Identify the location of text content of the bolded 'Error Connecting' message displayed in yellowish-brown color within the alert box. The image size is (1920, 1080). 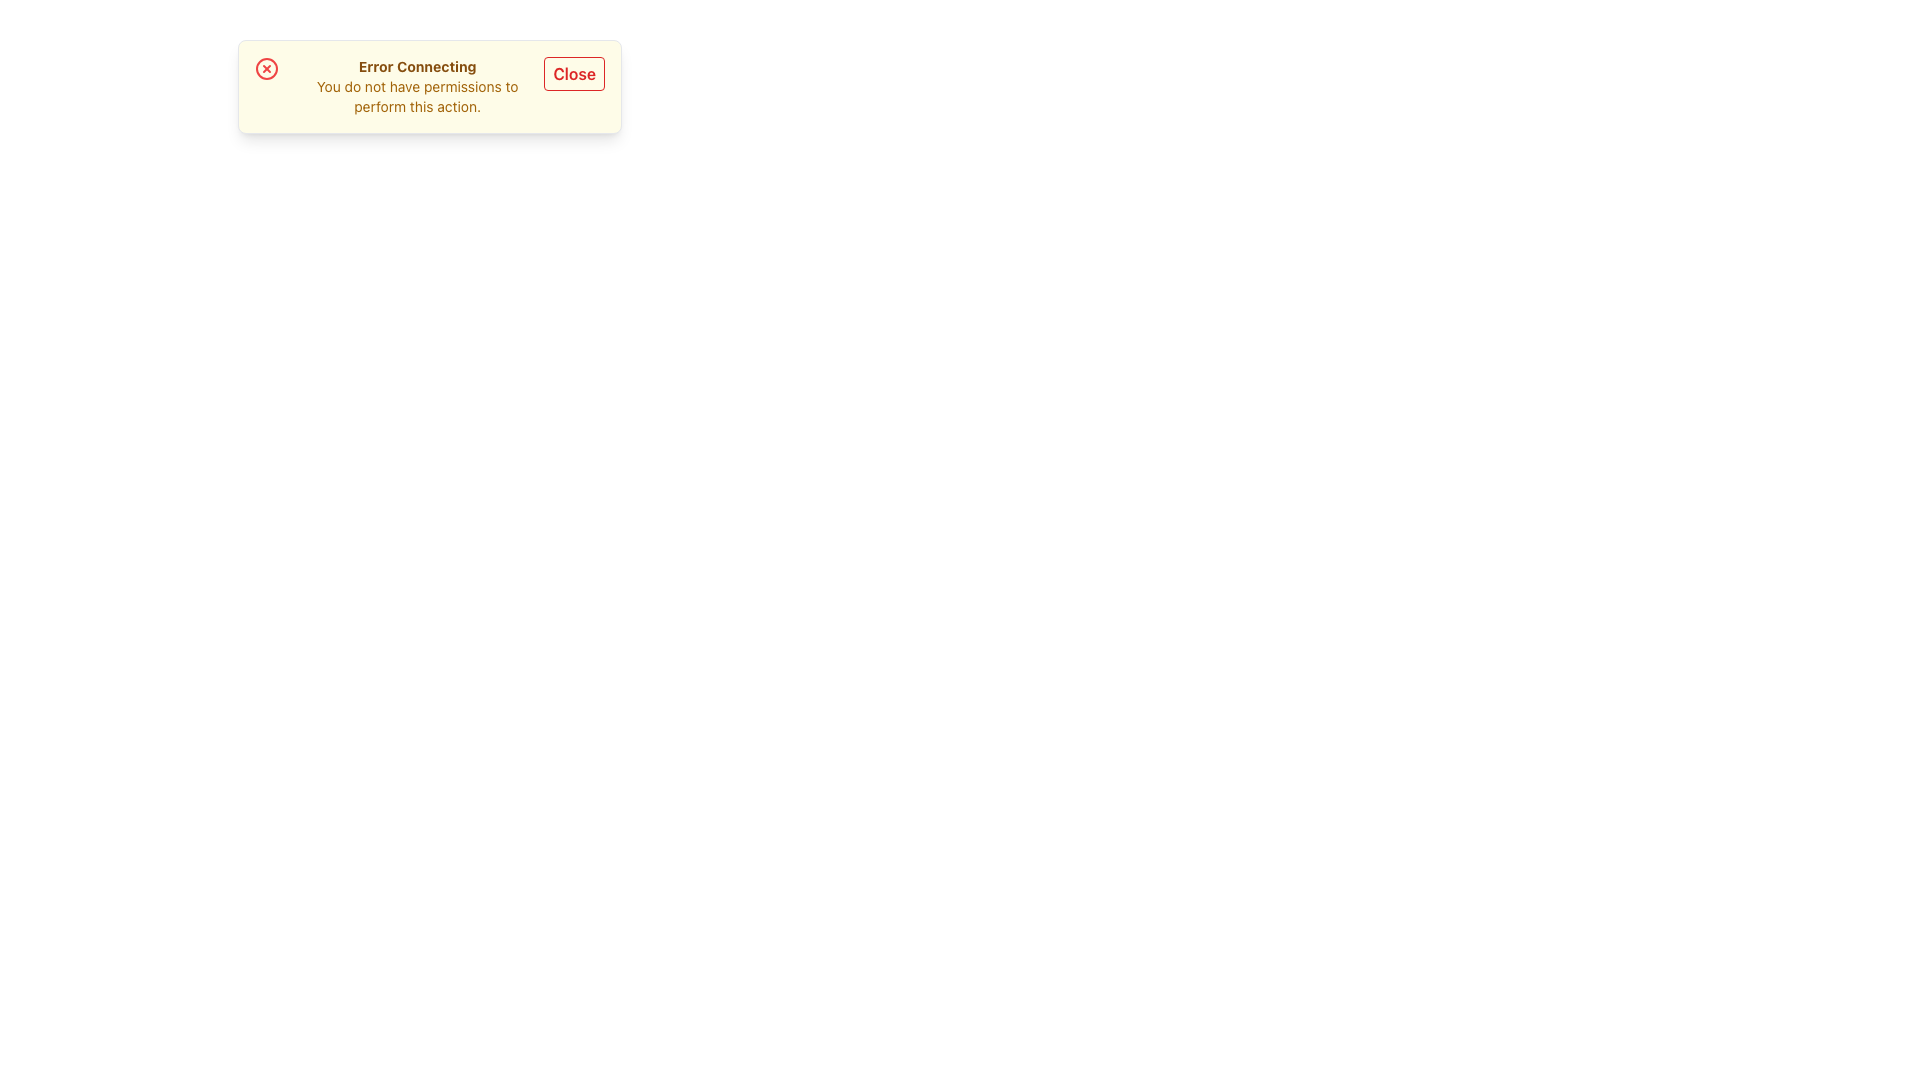
(416, 65).